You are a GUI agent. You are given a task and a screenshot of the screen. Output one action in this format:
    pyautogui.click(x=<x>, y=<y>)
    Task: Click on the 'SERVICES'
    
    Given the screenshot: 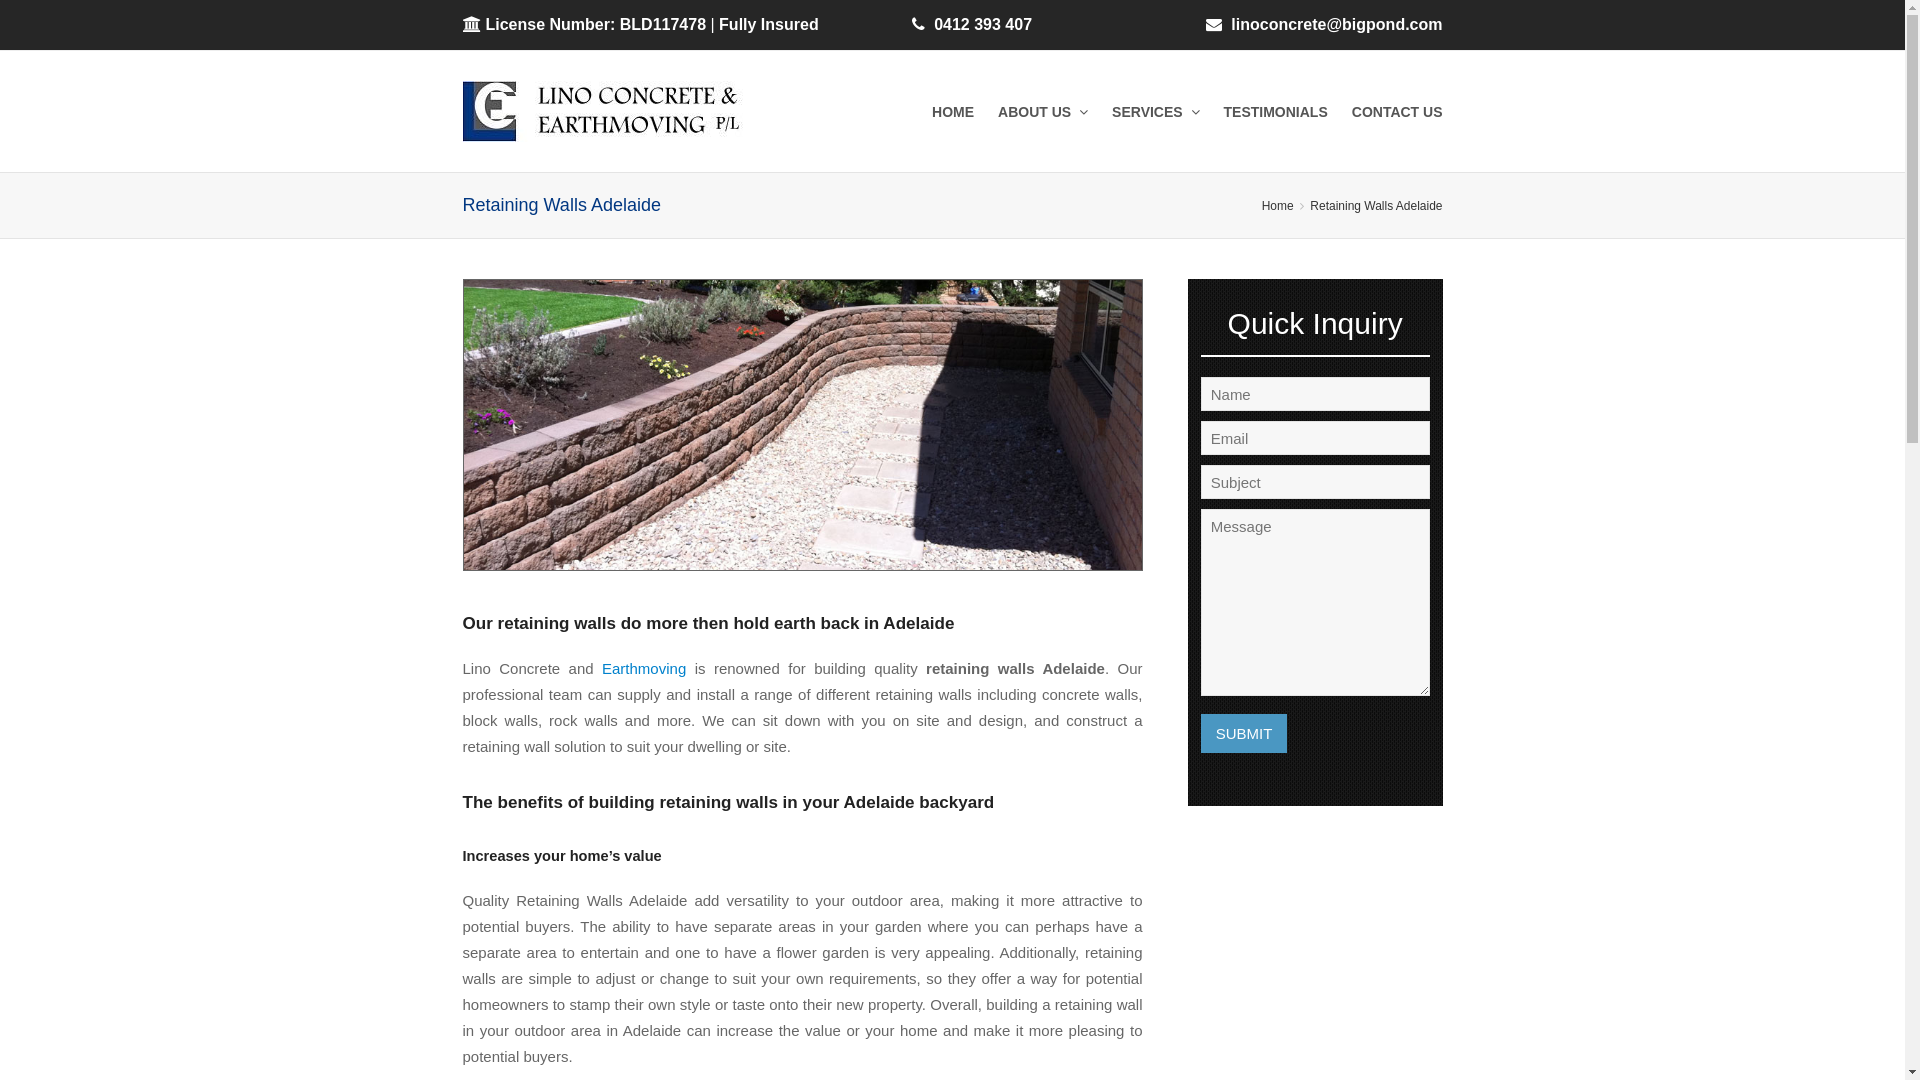 What is the action you would take?
    pyautogui.click(x=1155, y=111)
    